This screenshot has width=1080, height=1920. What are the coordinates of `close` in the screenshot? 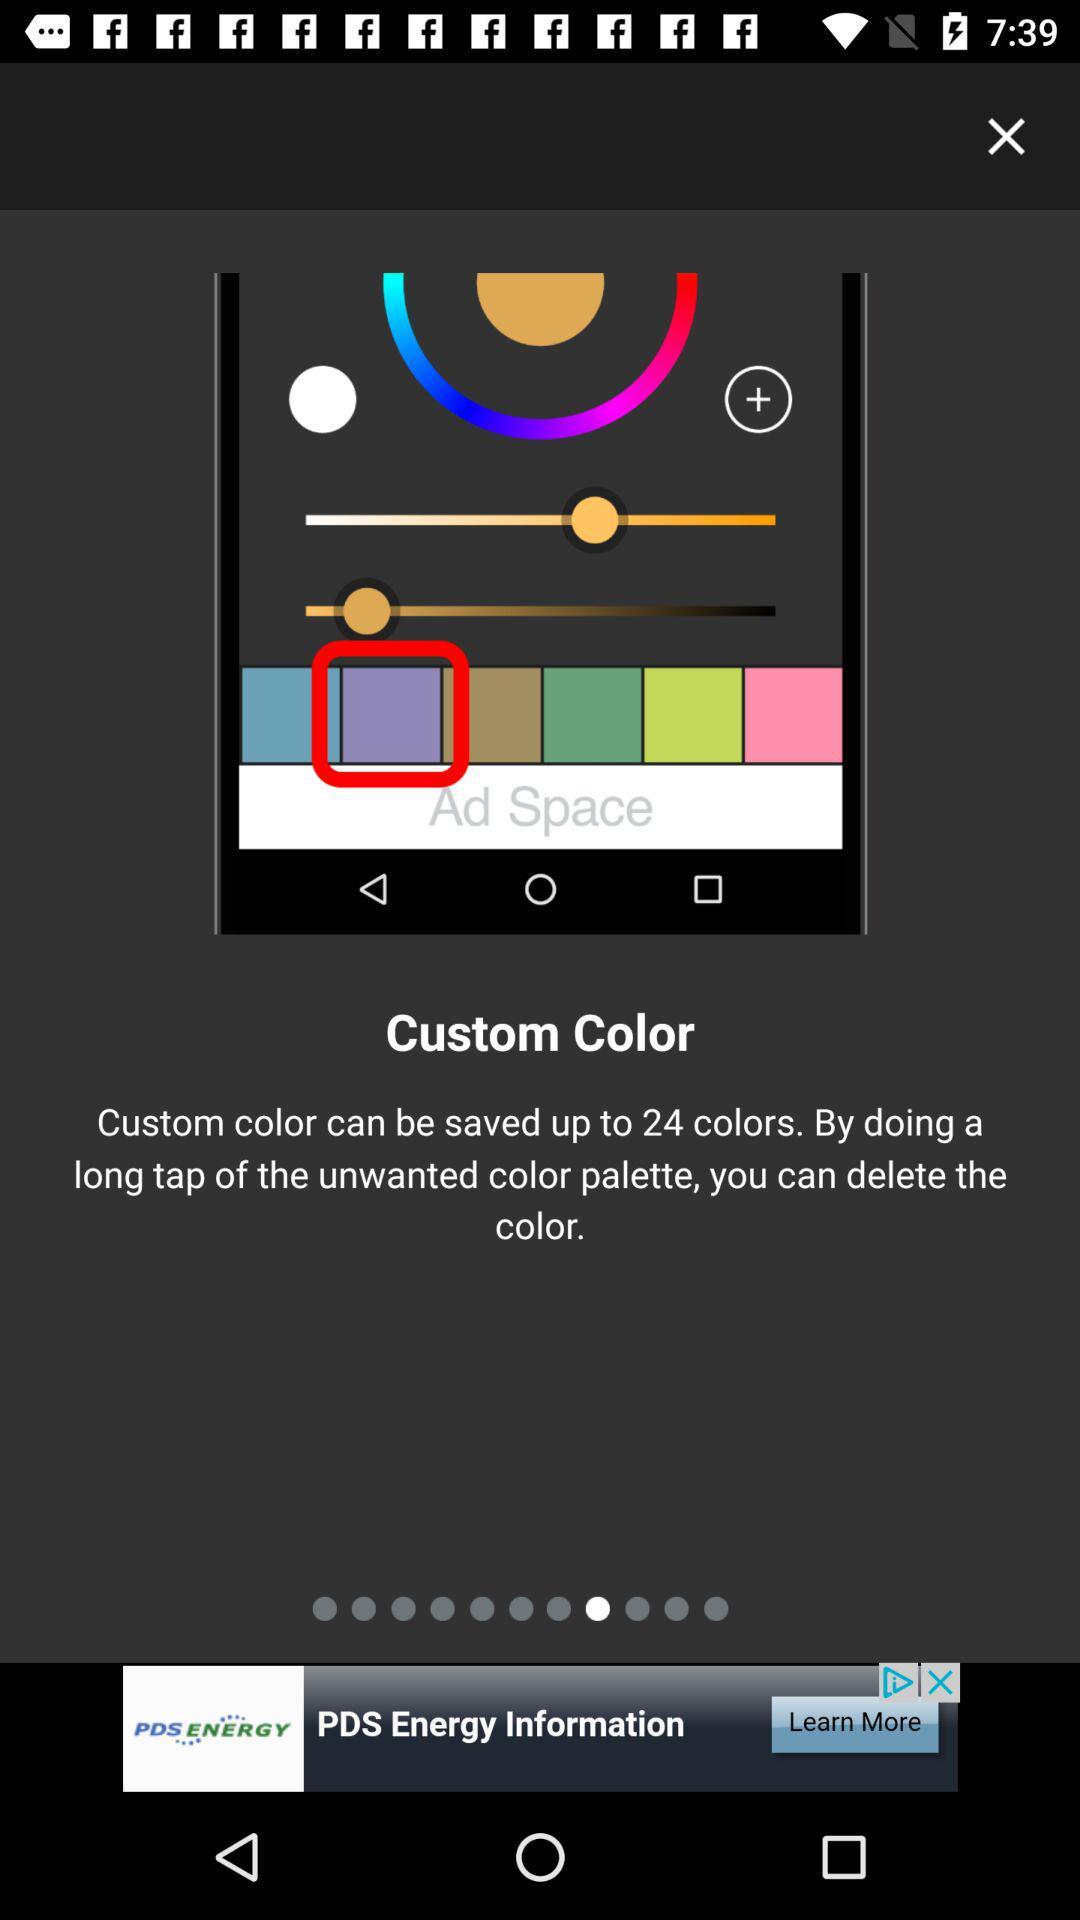 It's located at (1006, 135).